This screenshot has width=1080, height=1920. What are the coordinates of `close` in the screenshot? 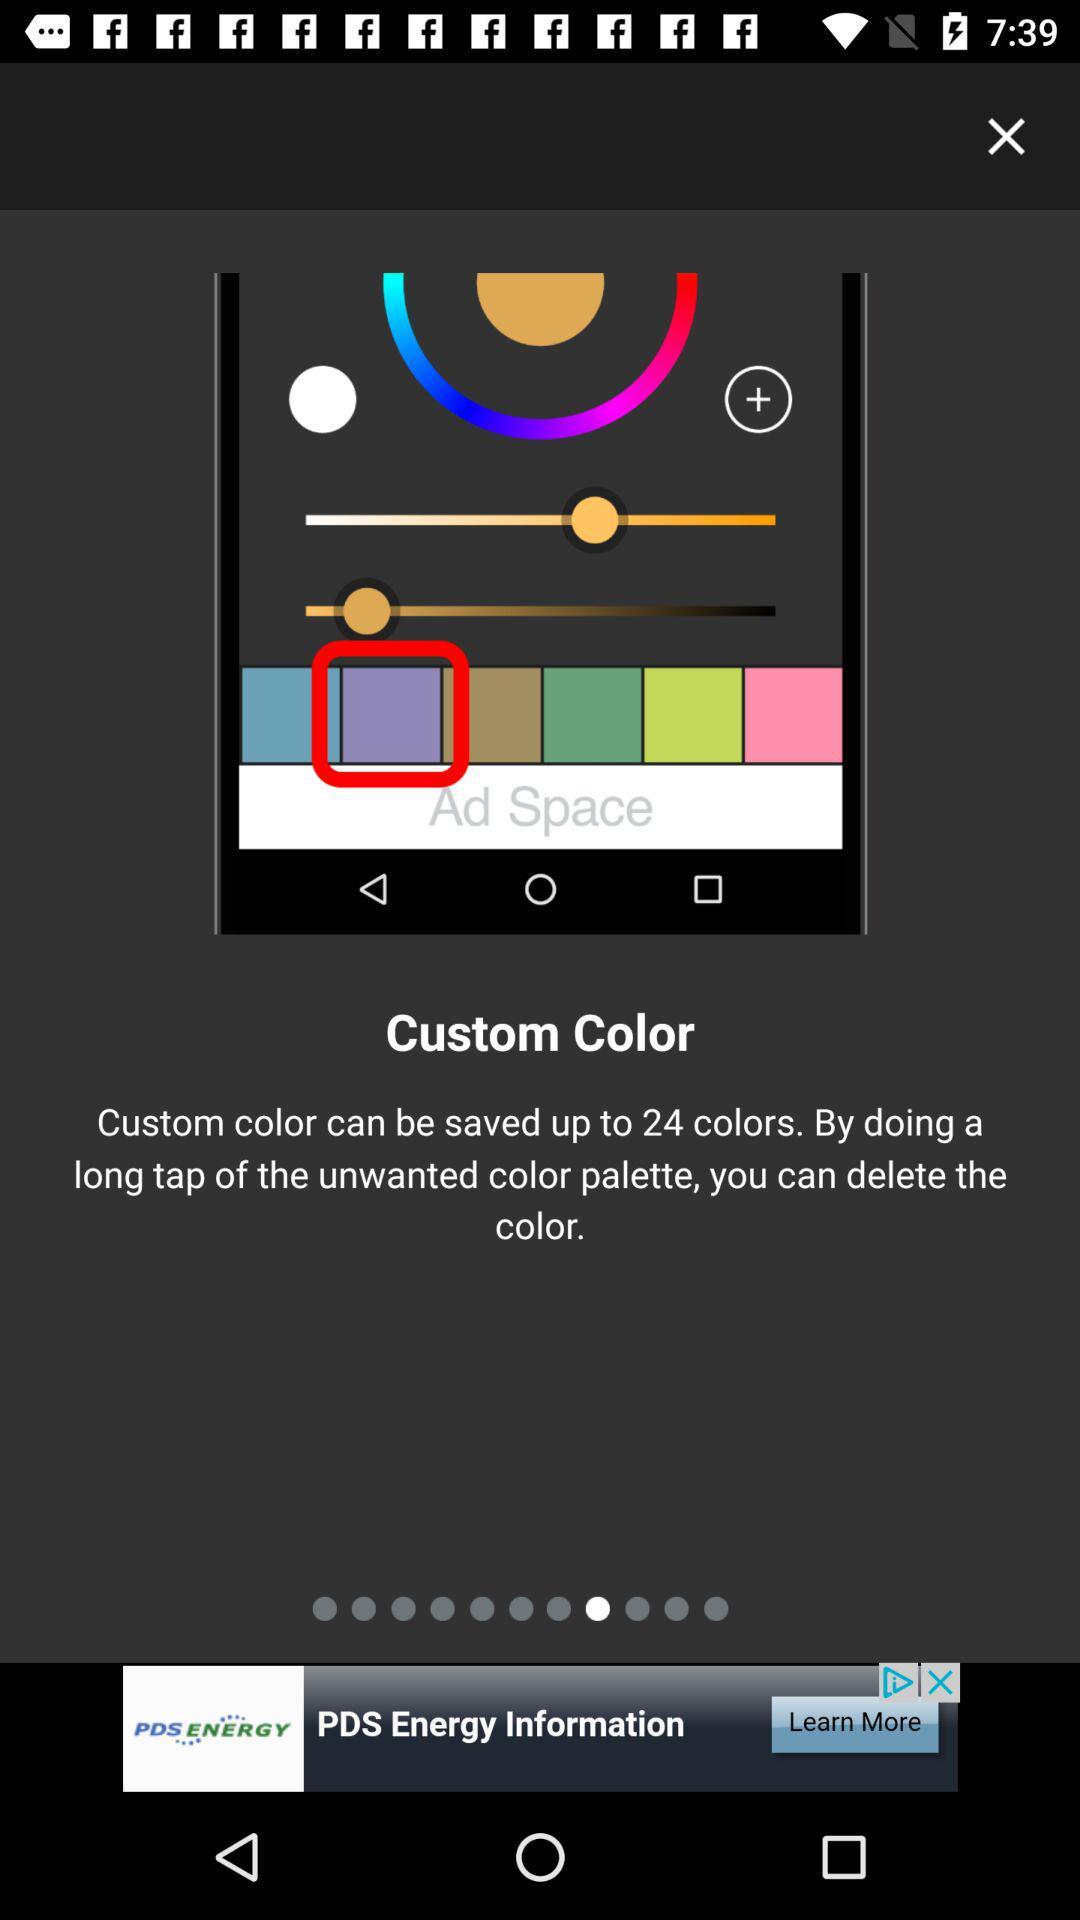 It's located at (1006, 135).